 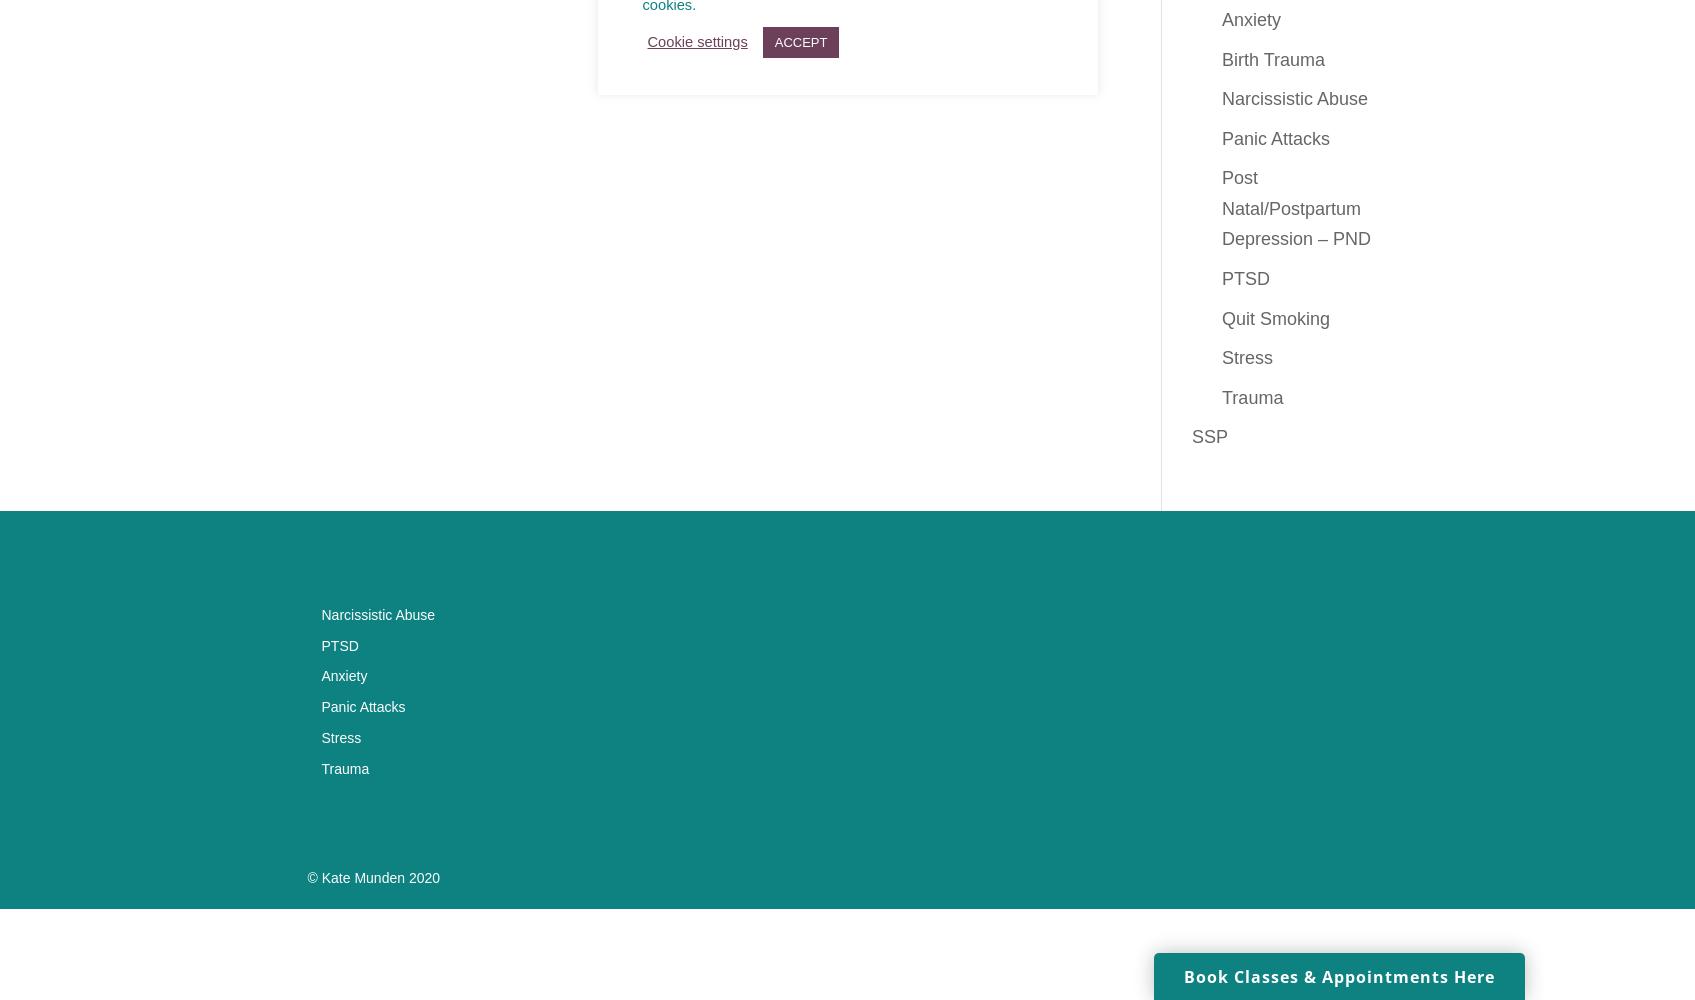 What do you see at coordinates (1295, 207) in the screenshot?
I see `'Post Natal/Postpartum Depression – PND'` at bounding box center [1295, 207].